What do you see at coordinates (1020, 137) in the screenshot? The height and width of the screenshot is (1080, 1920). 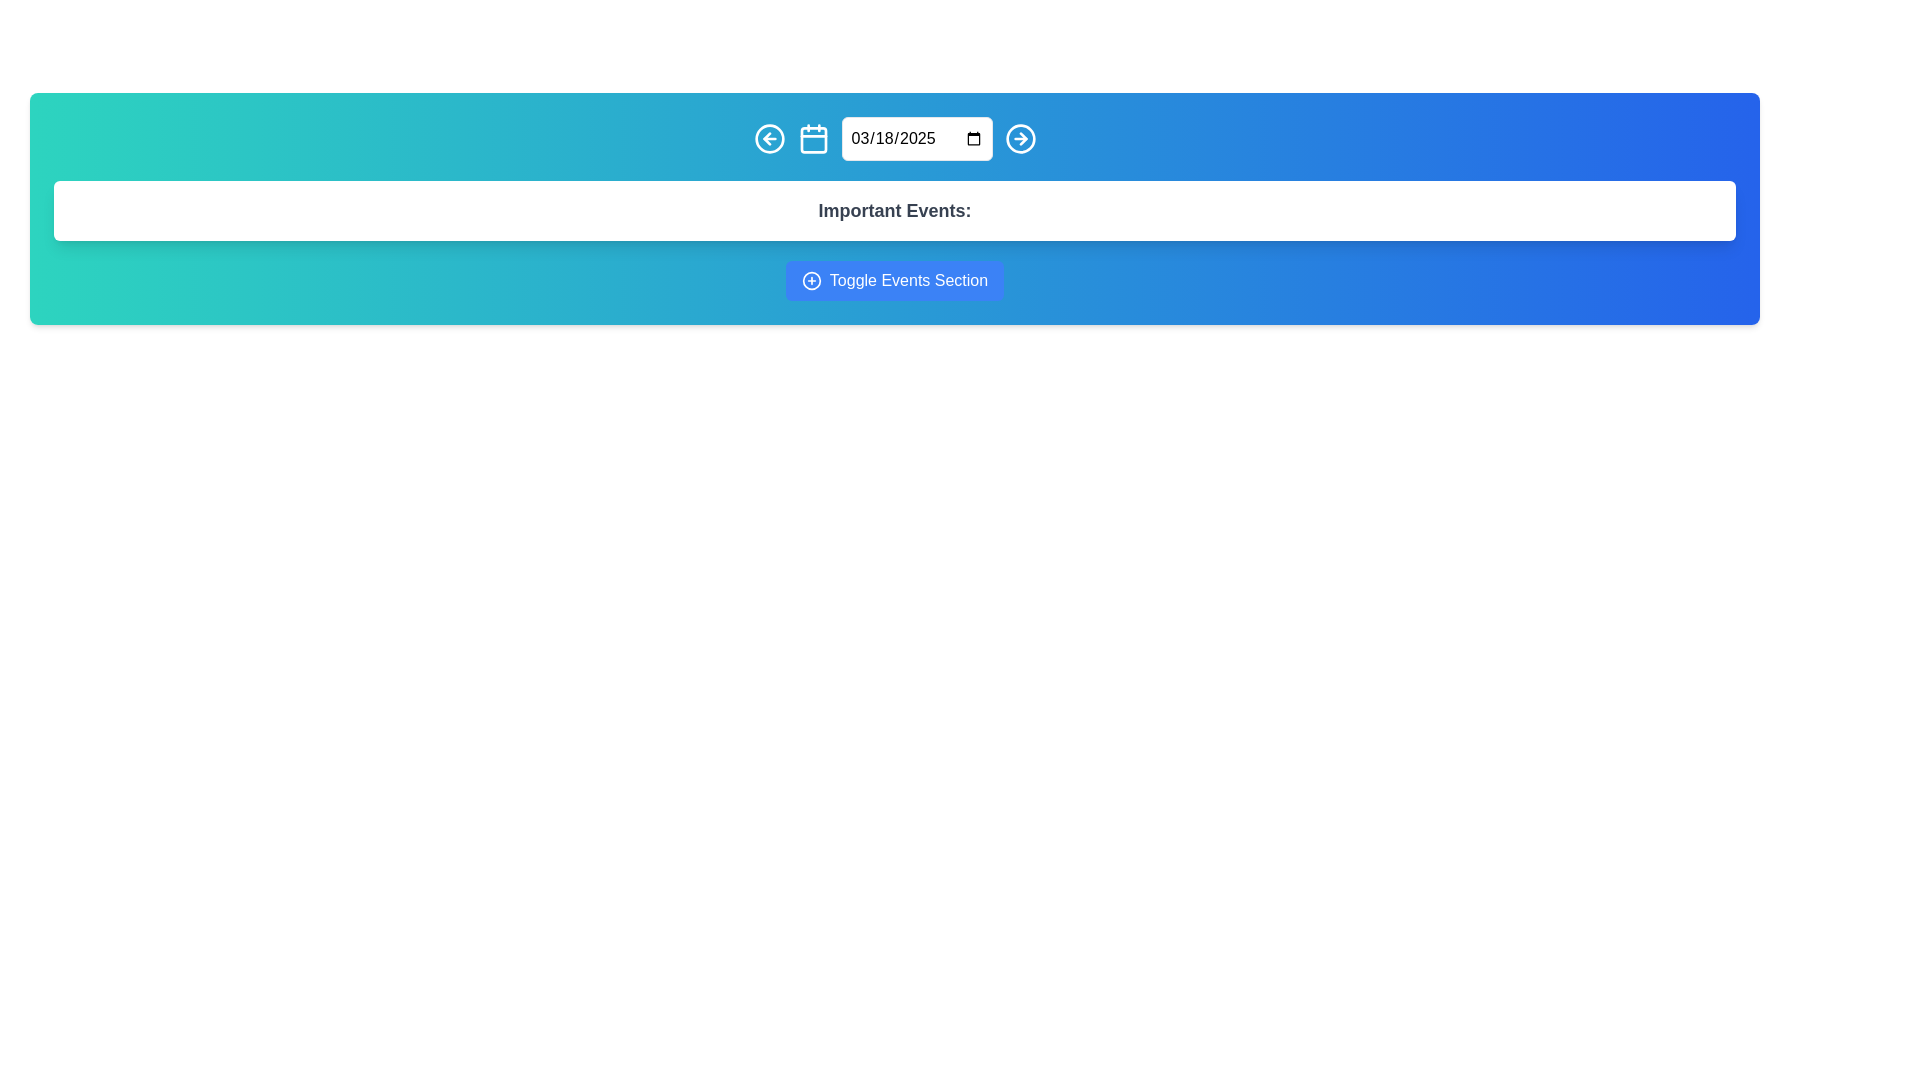 I see `the rightmost navigation button in the top row to proceed to the next item or section` at bounding box center [1020, 137].